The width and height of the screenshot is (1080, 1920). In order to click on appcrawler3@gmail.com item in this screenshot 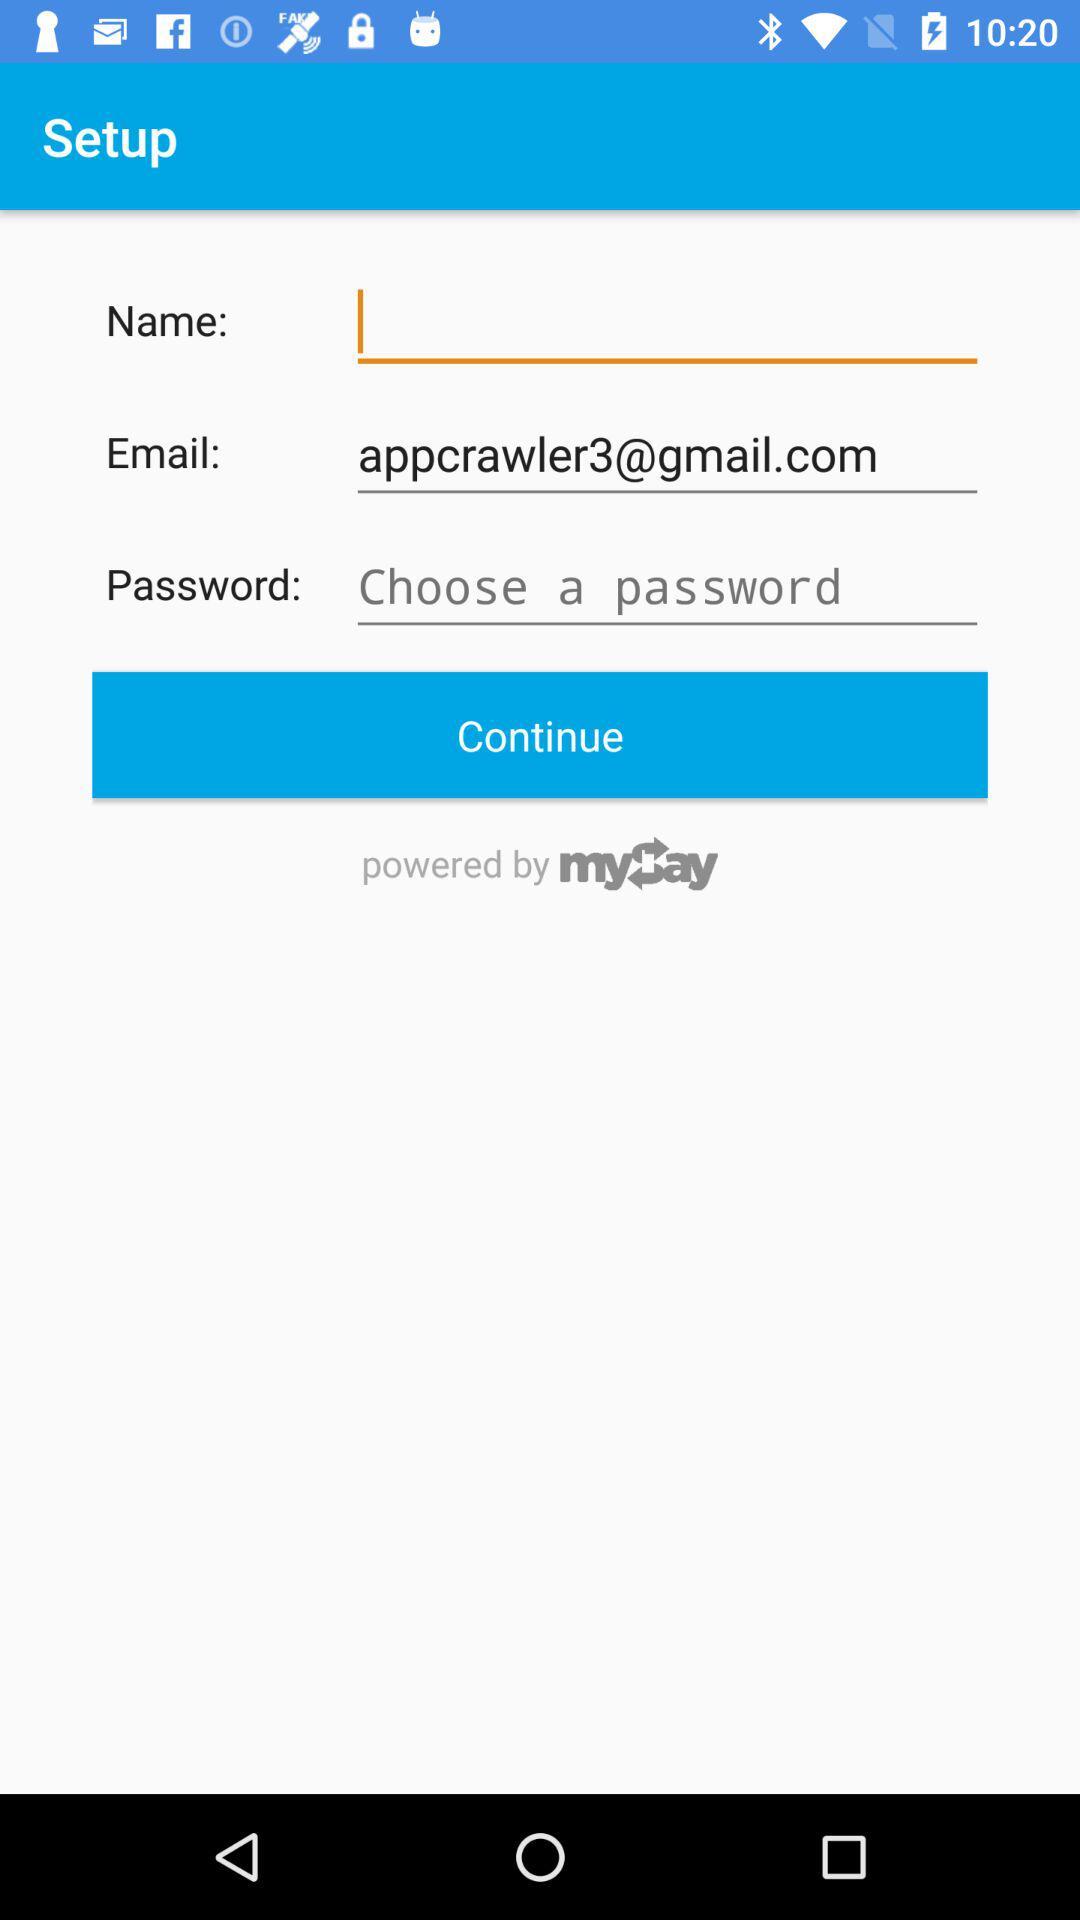, I will do `click(667, 453)`.